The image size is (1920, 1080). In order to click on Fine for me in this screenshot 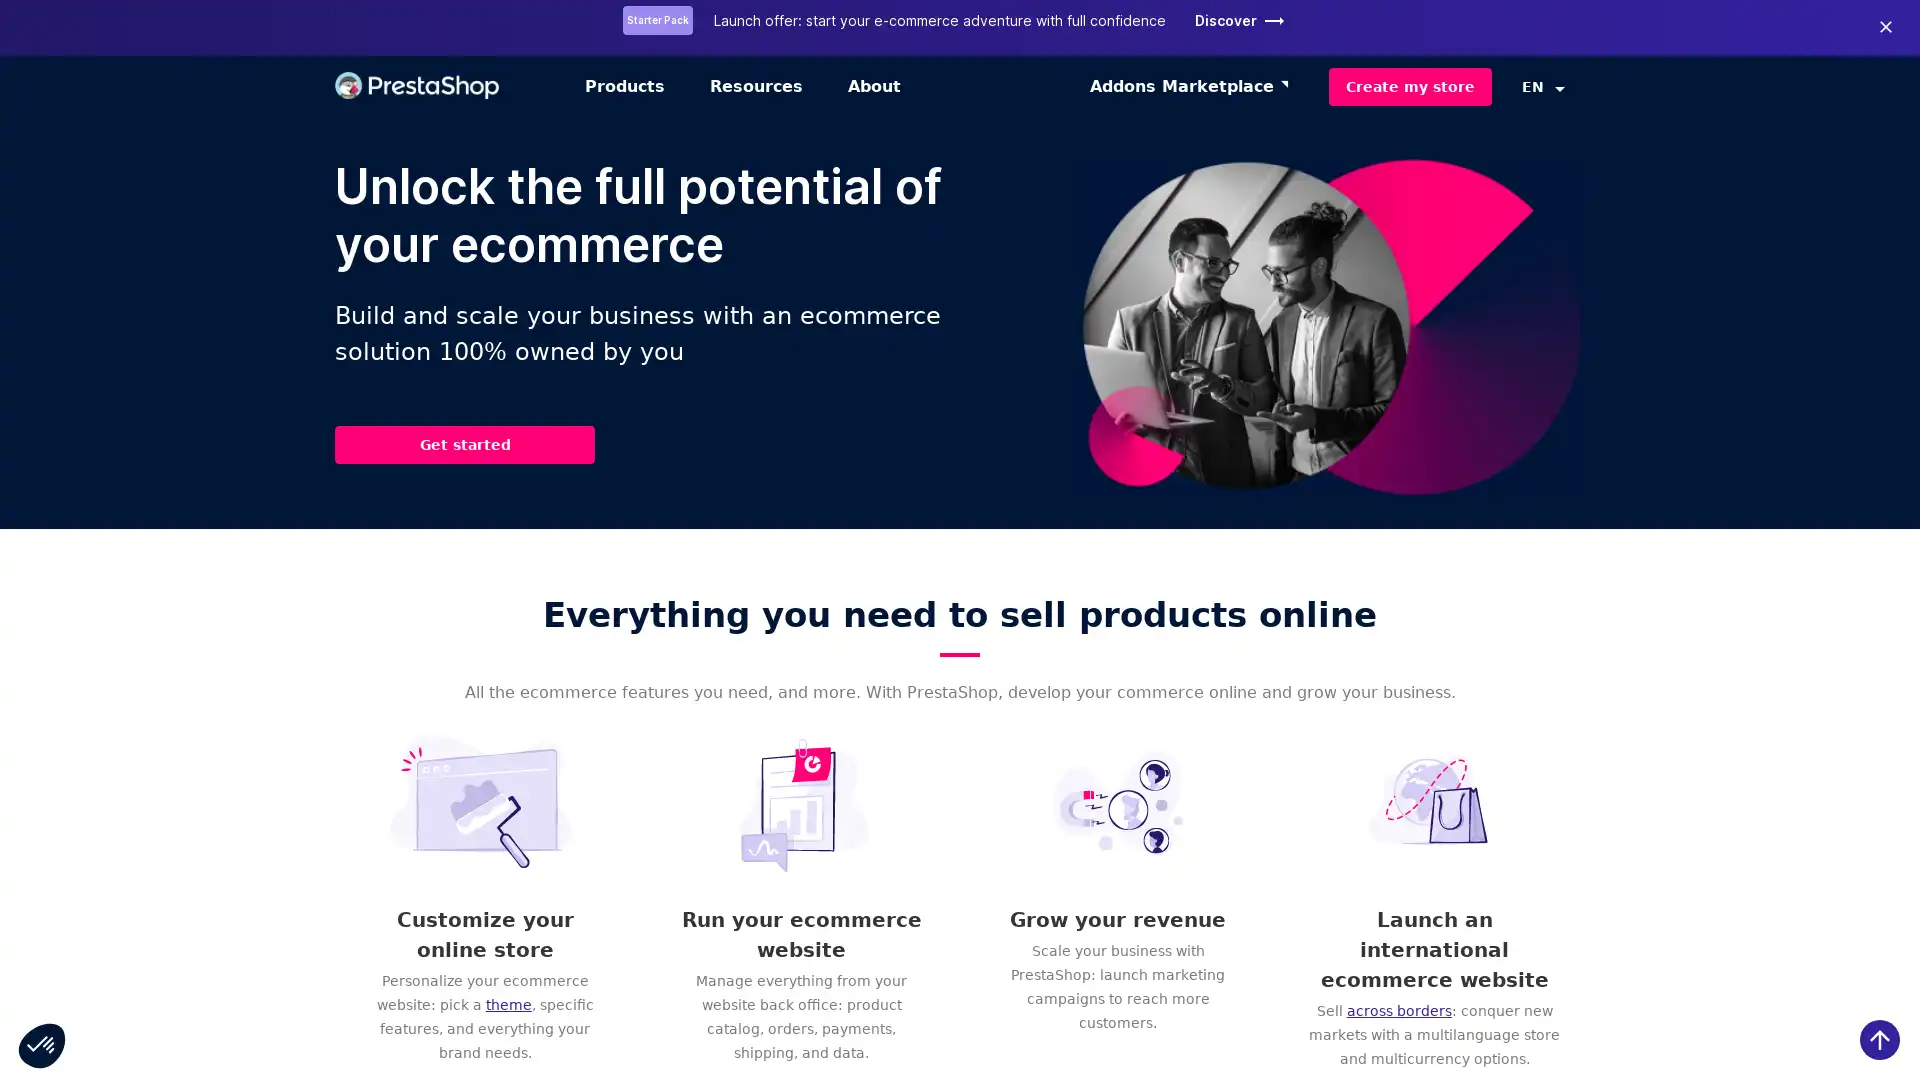, I will do `click(369, 978)`.